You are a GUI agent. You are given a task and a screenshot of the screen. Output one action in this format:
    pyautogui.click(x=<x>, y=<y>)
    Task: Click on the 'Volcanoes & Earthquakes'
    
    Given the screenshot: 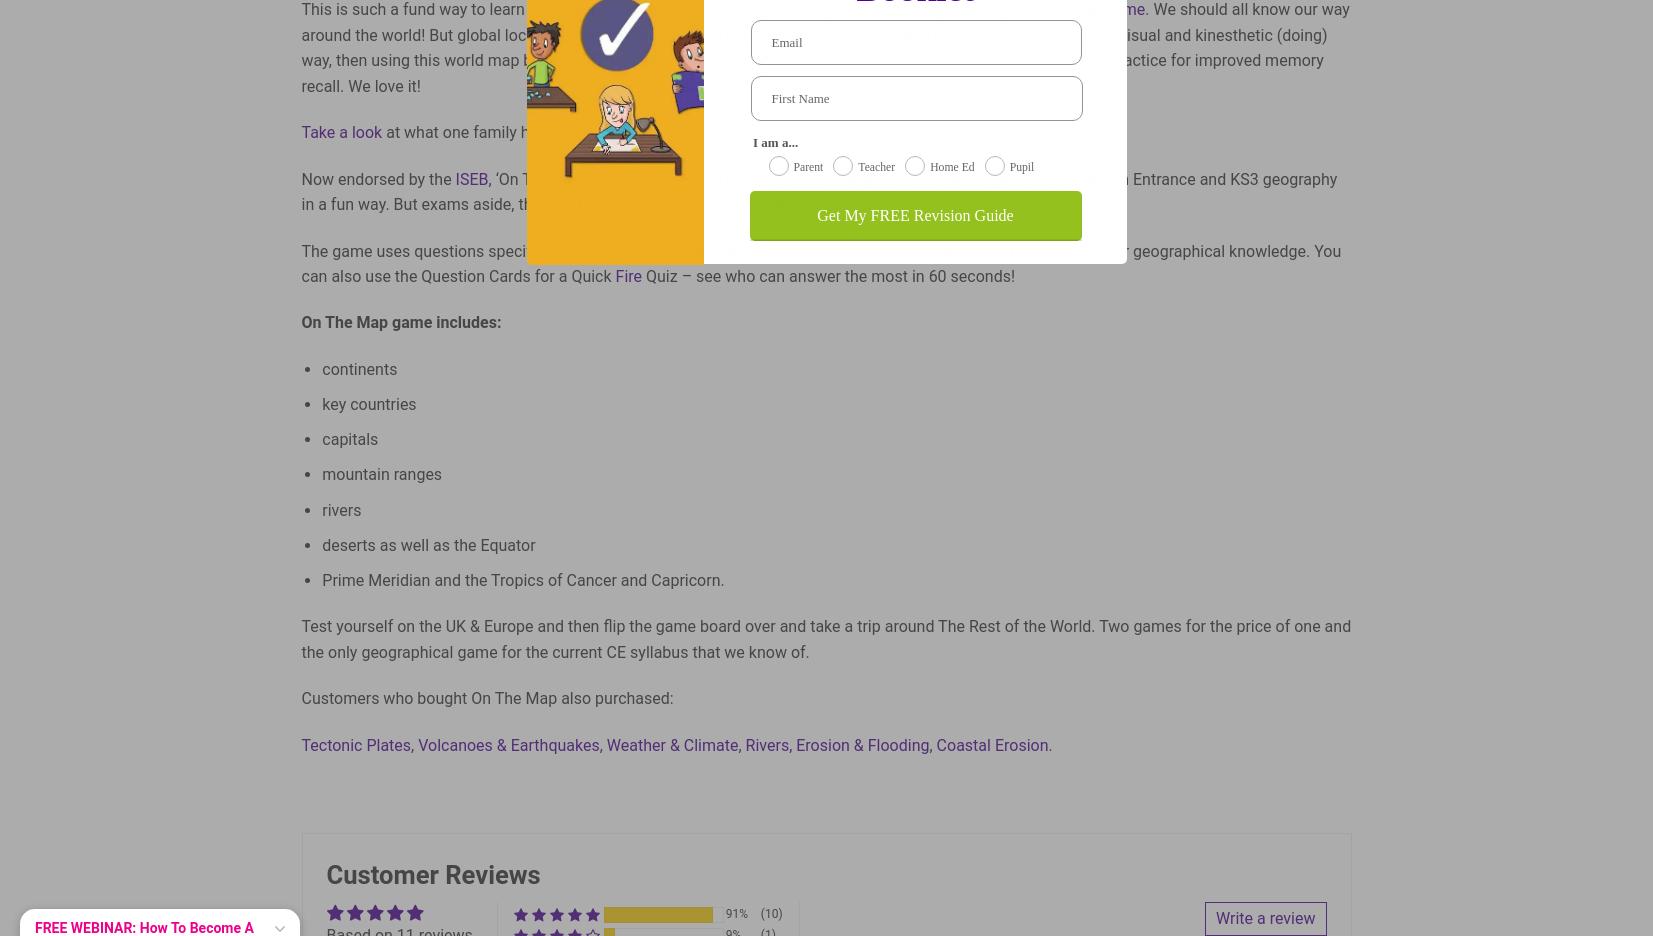 What is the action you would take?
    pyautogui.click(x=507, y=744)
    